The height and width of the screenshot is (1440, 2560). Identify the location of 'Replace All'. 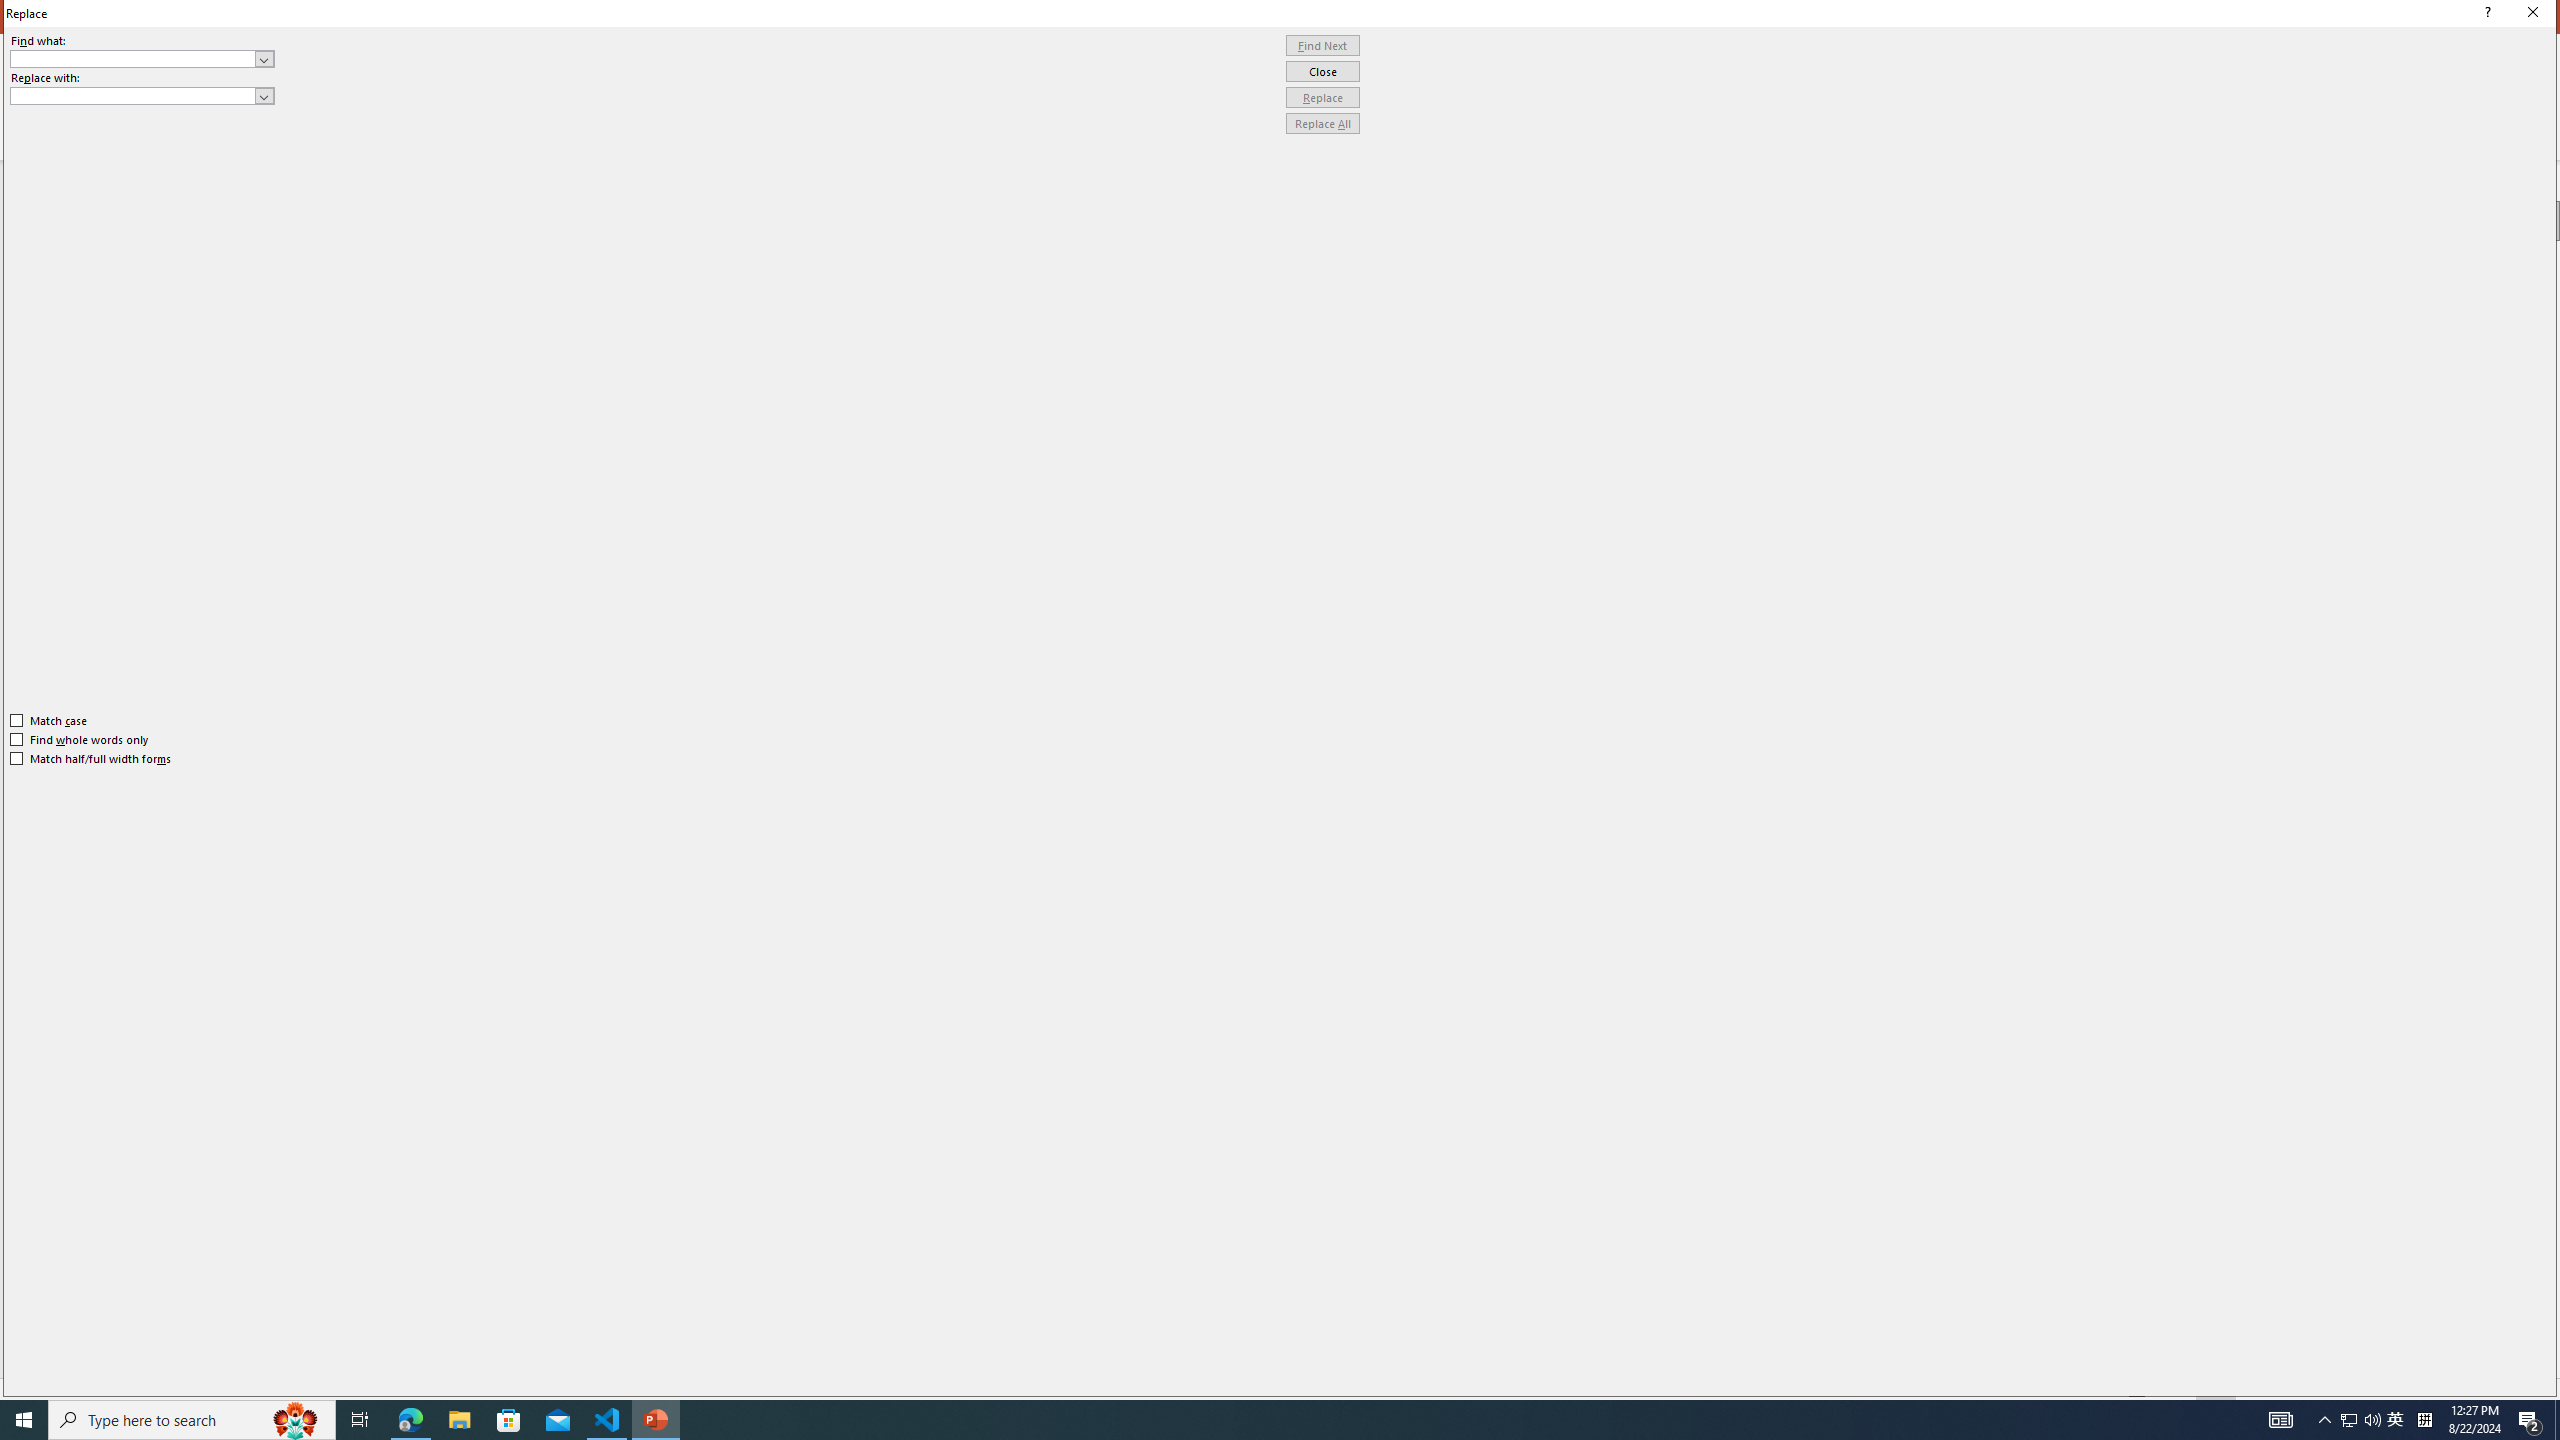
(1322, 122).